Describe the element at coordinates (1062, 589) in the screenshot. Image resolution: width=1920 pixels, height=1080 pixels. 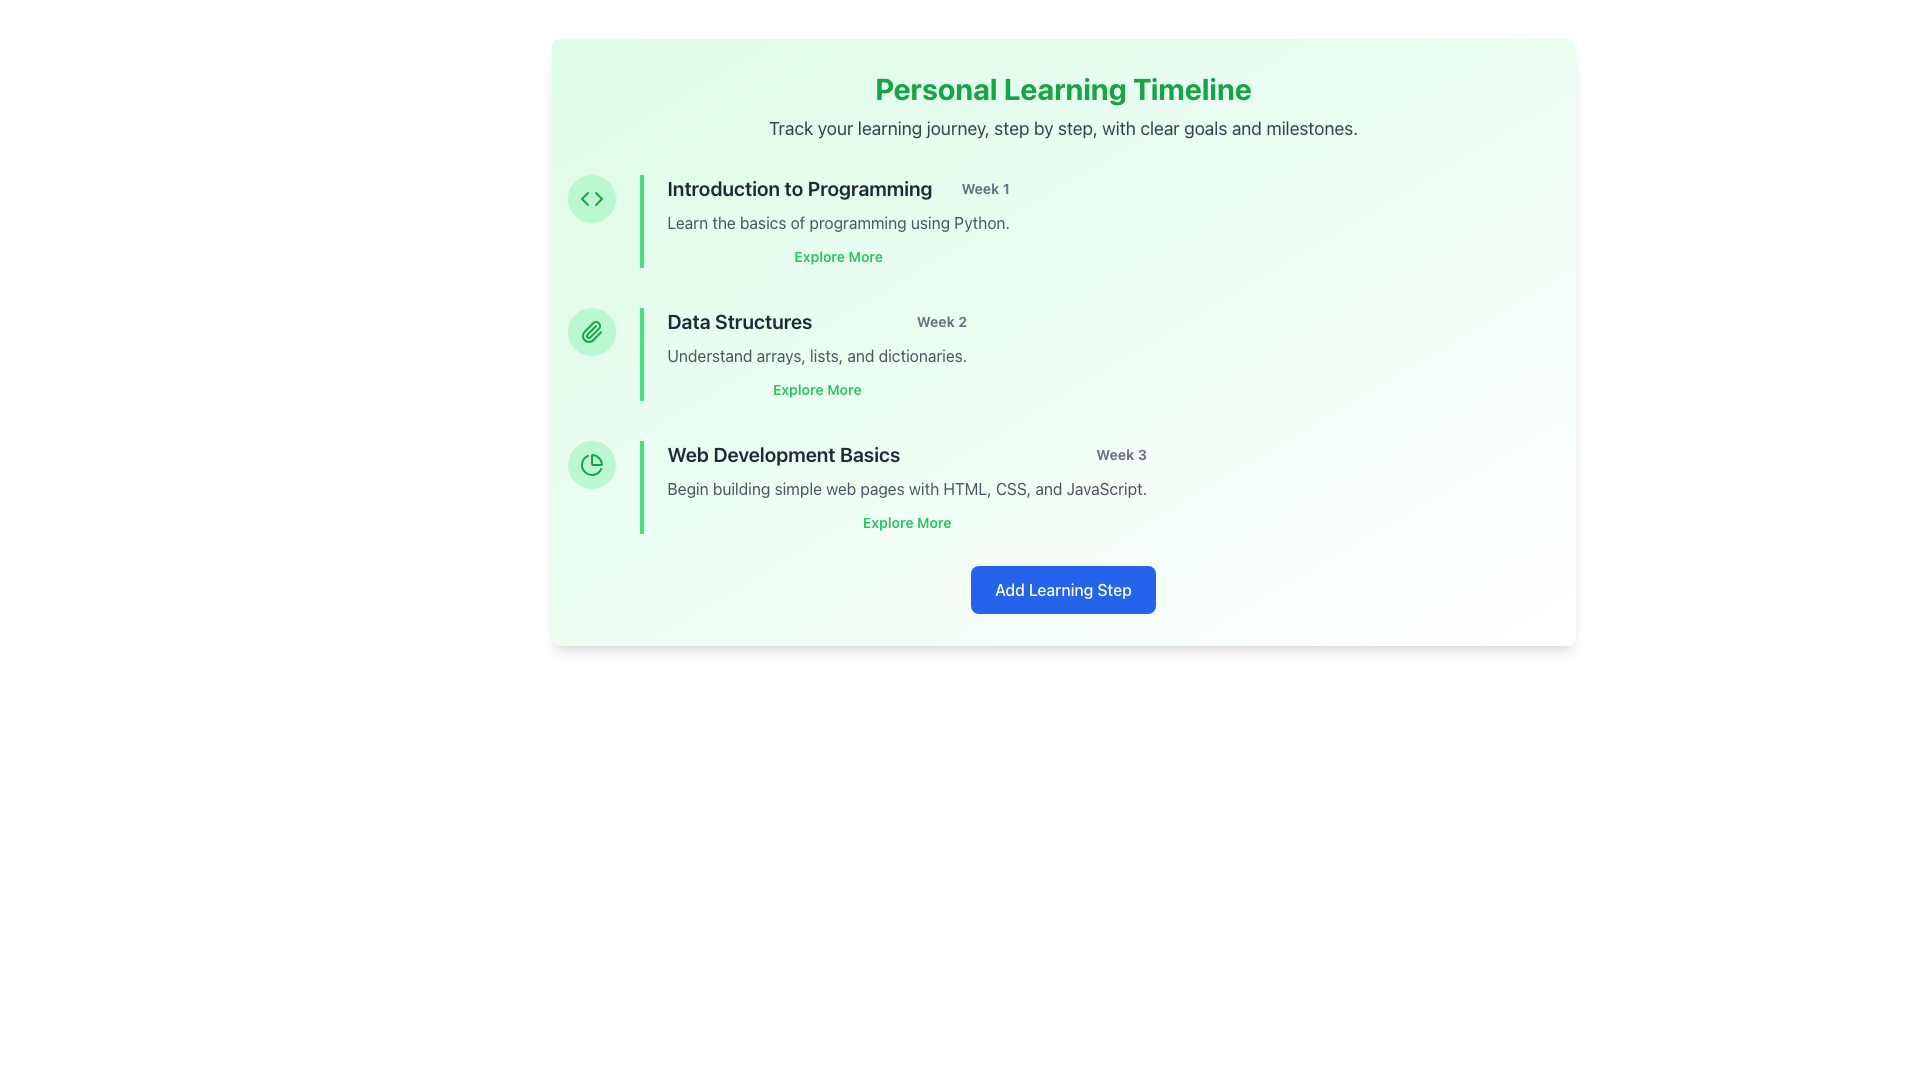
I see `the button located at the bottom of the 'Personal Learning Timeline' section` at that location.